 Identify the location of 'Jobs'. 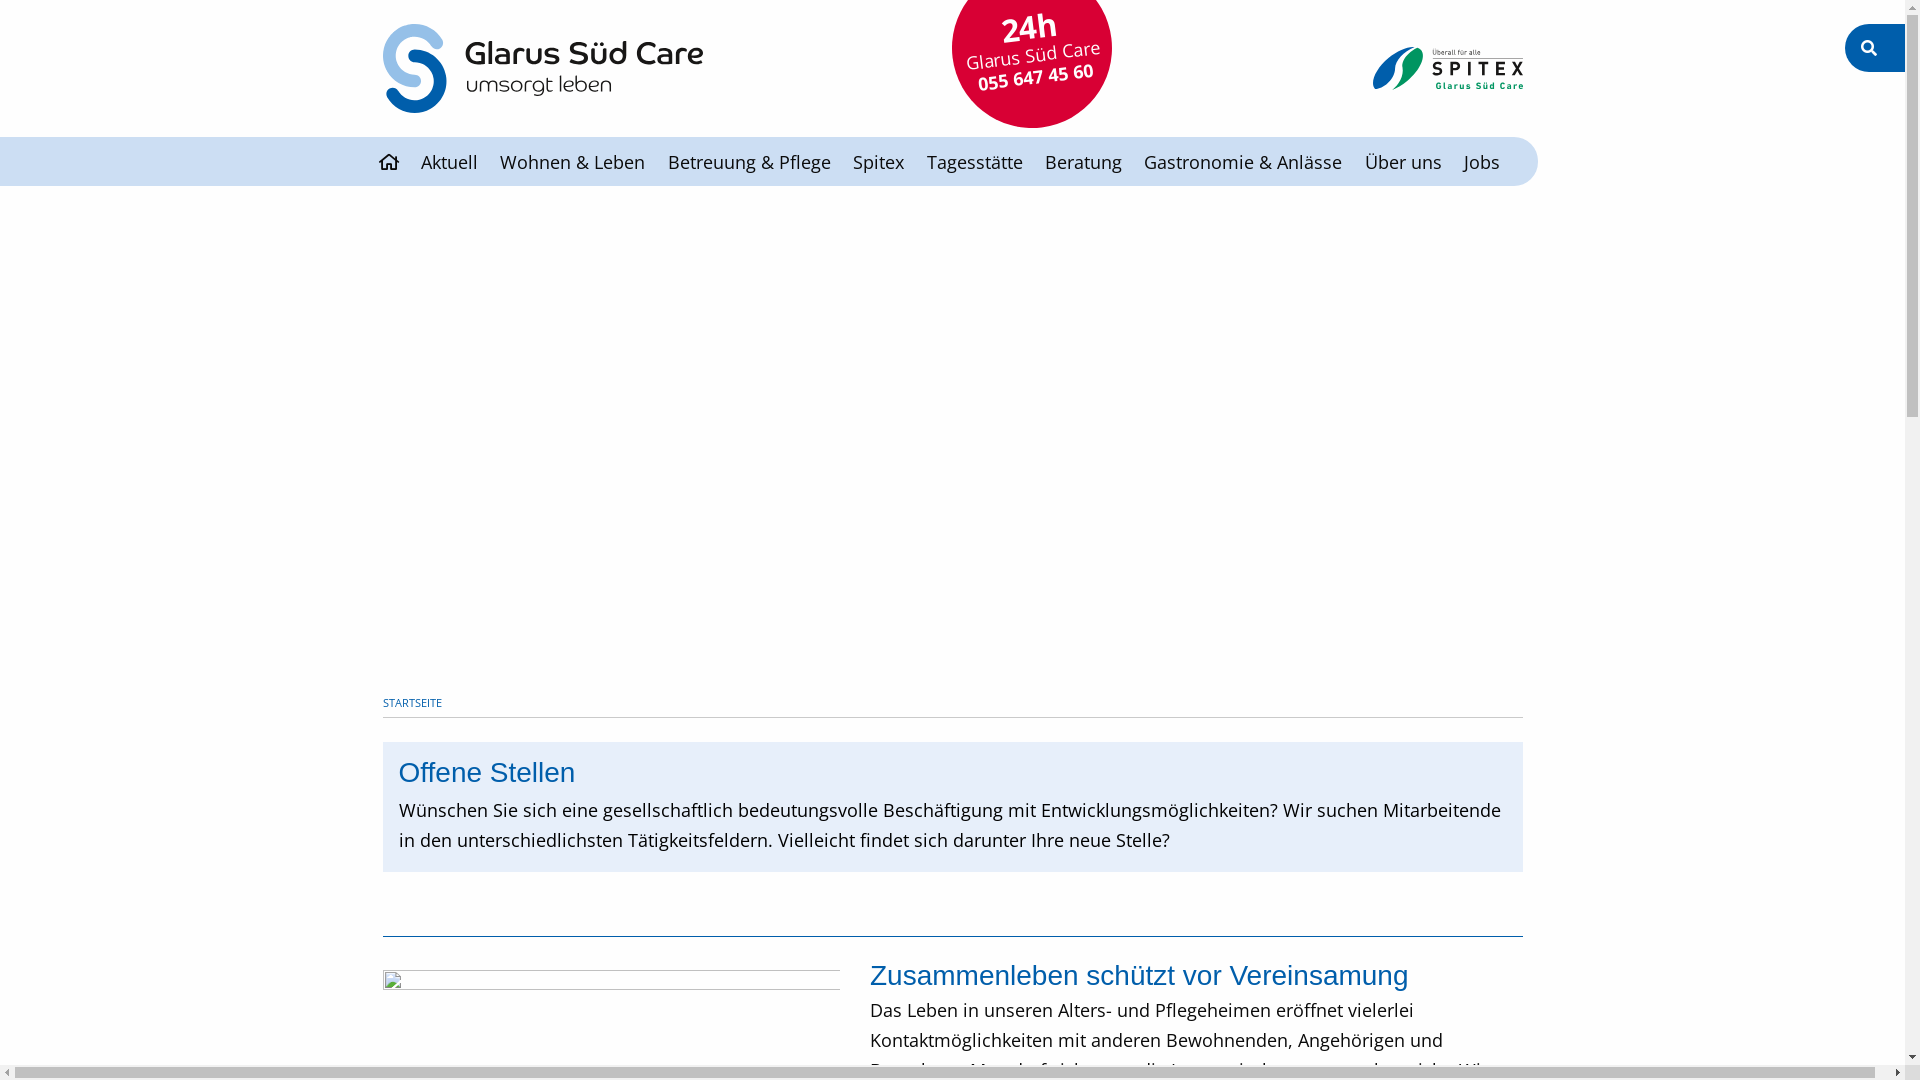
(1482, 160).